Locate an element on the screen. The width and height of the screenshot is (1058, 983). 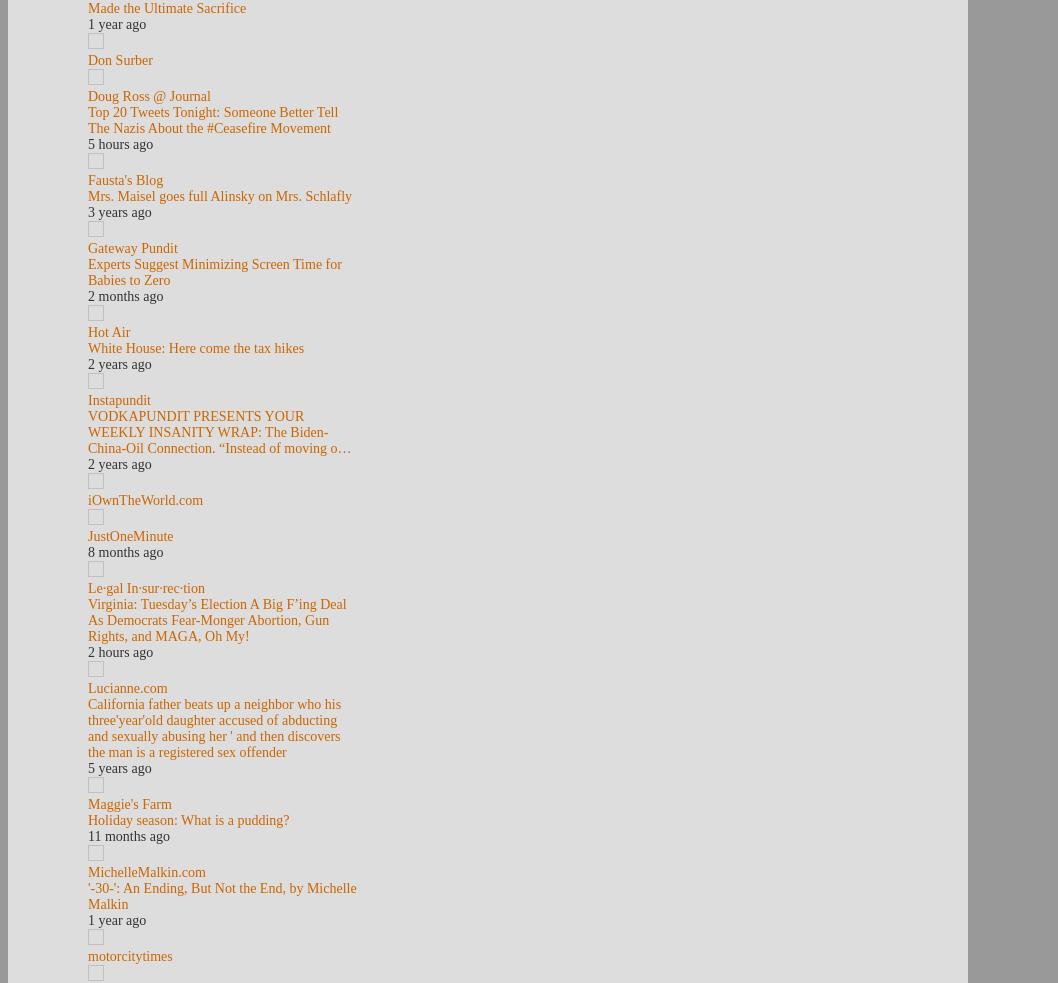
'2 hours ago' is located at coordinates (88, 652).